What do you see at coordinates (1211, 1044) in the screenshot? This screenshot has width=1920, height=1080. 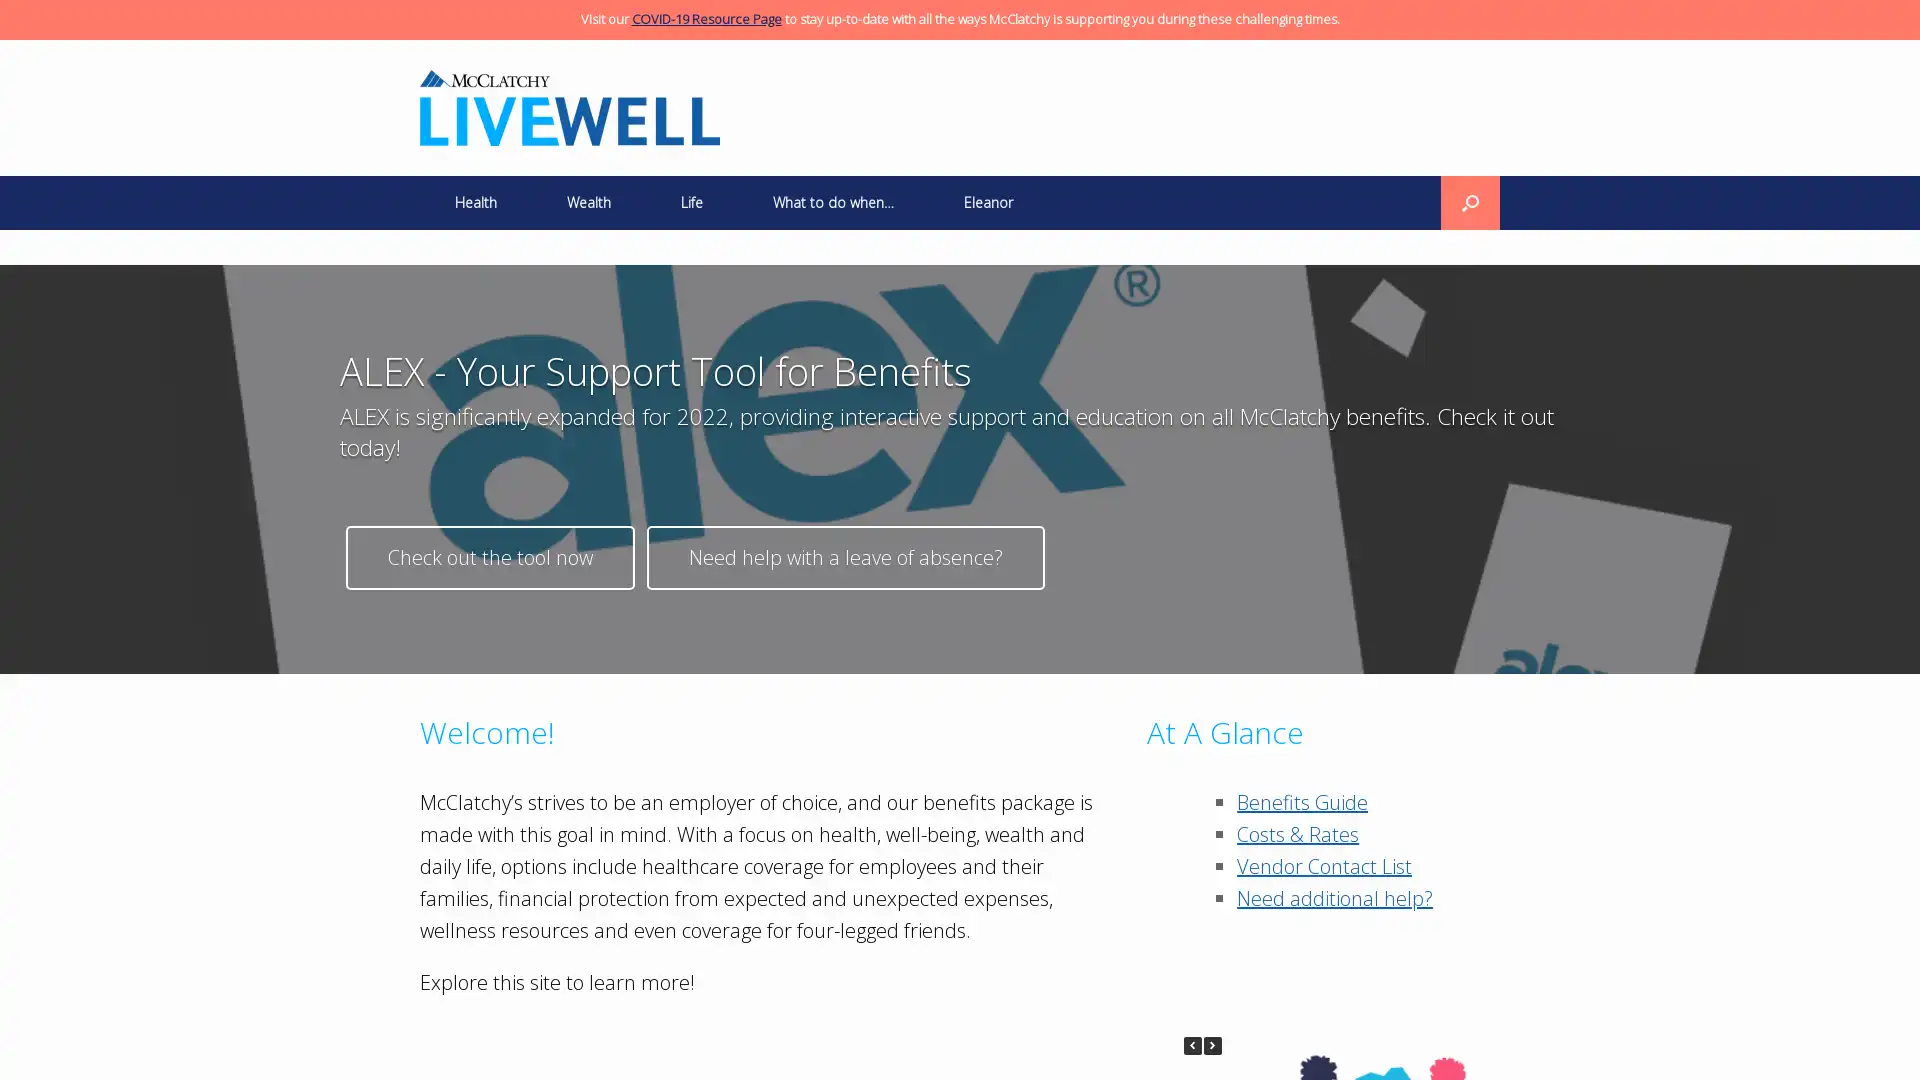 I see `Next Posts` at bounding box center [1211, 1044].